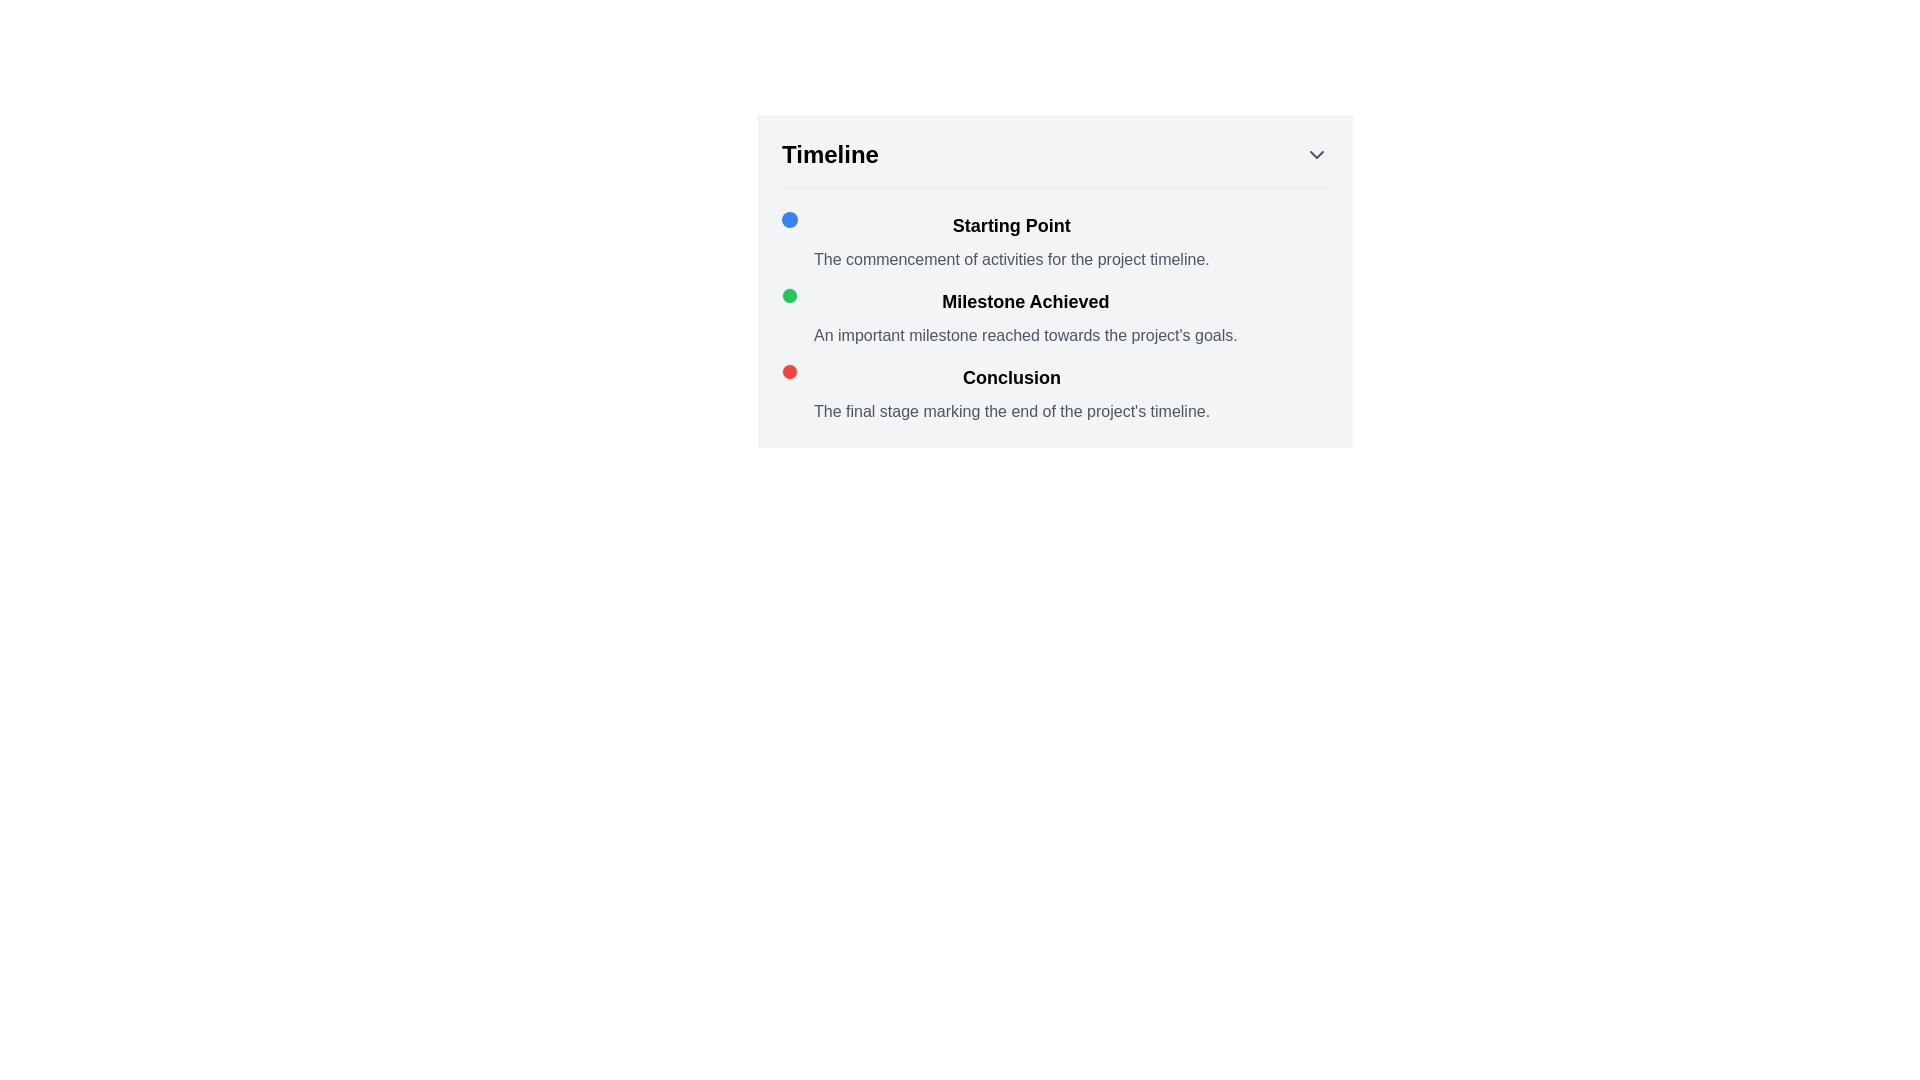  I want to click on the second milestone in the vertically arranged timeline component, which is located below 'Starting Point' and above 'Conclusion.', so click(1025, 316).